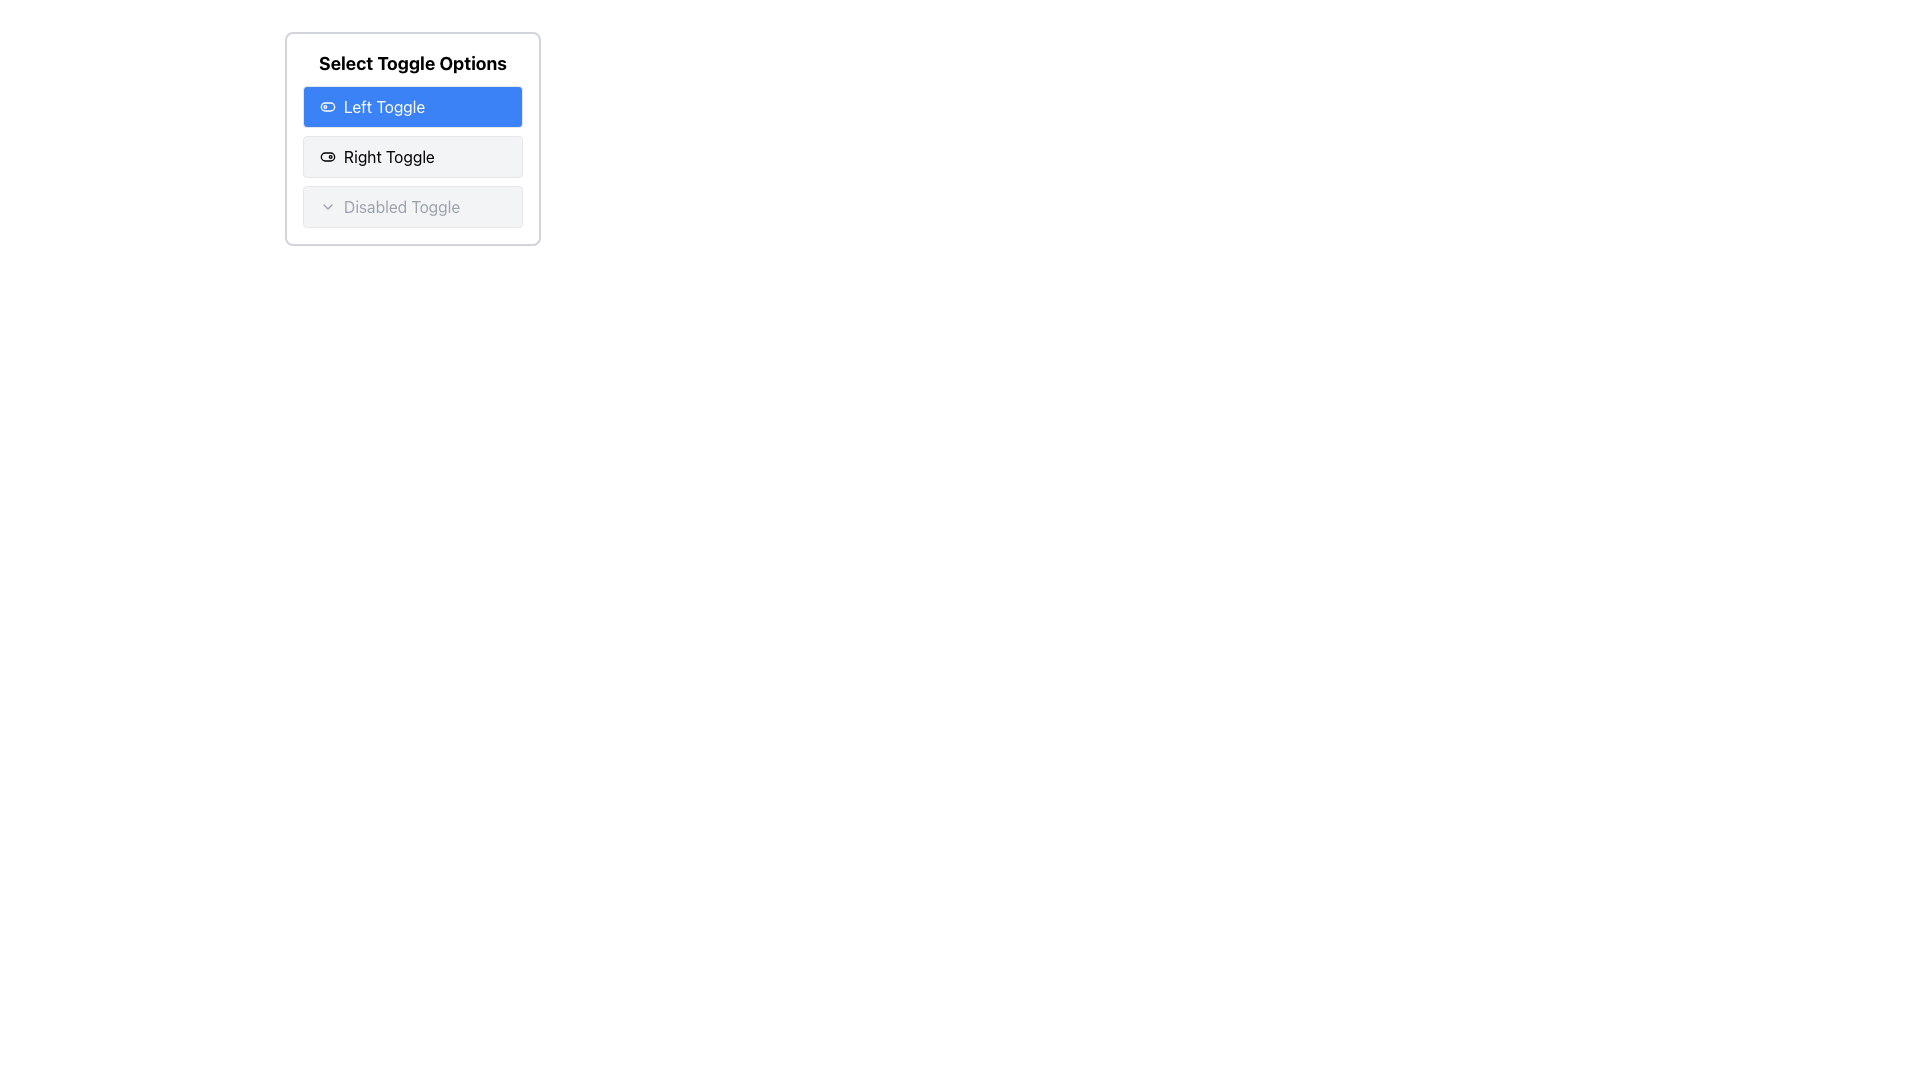 The height and width of the screenshot is (1080, 1920). Describe the element at coordinates (411, 156) in the screenshot. I see `the second toggle button in the vertical list of the toggle group labeled 'Select Toggle Options'` at that location.